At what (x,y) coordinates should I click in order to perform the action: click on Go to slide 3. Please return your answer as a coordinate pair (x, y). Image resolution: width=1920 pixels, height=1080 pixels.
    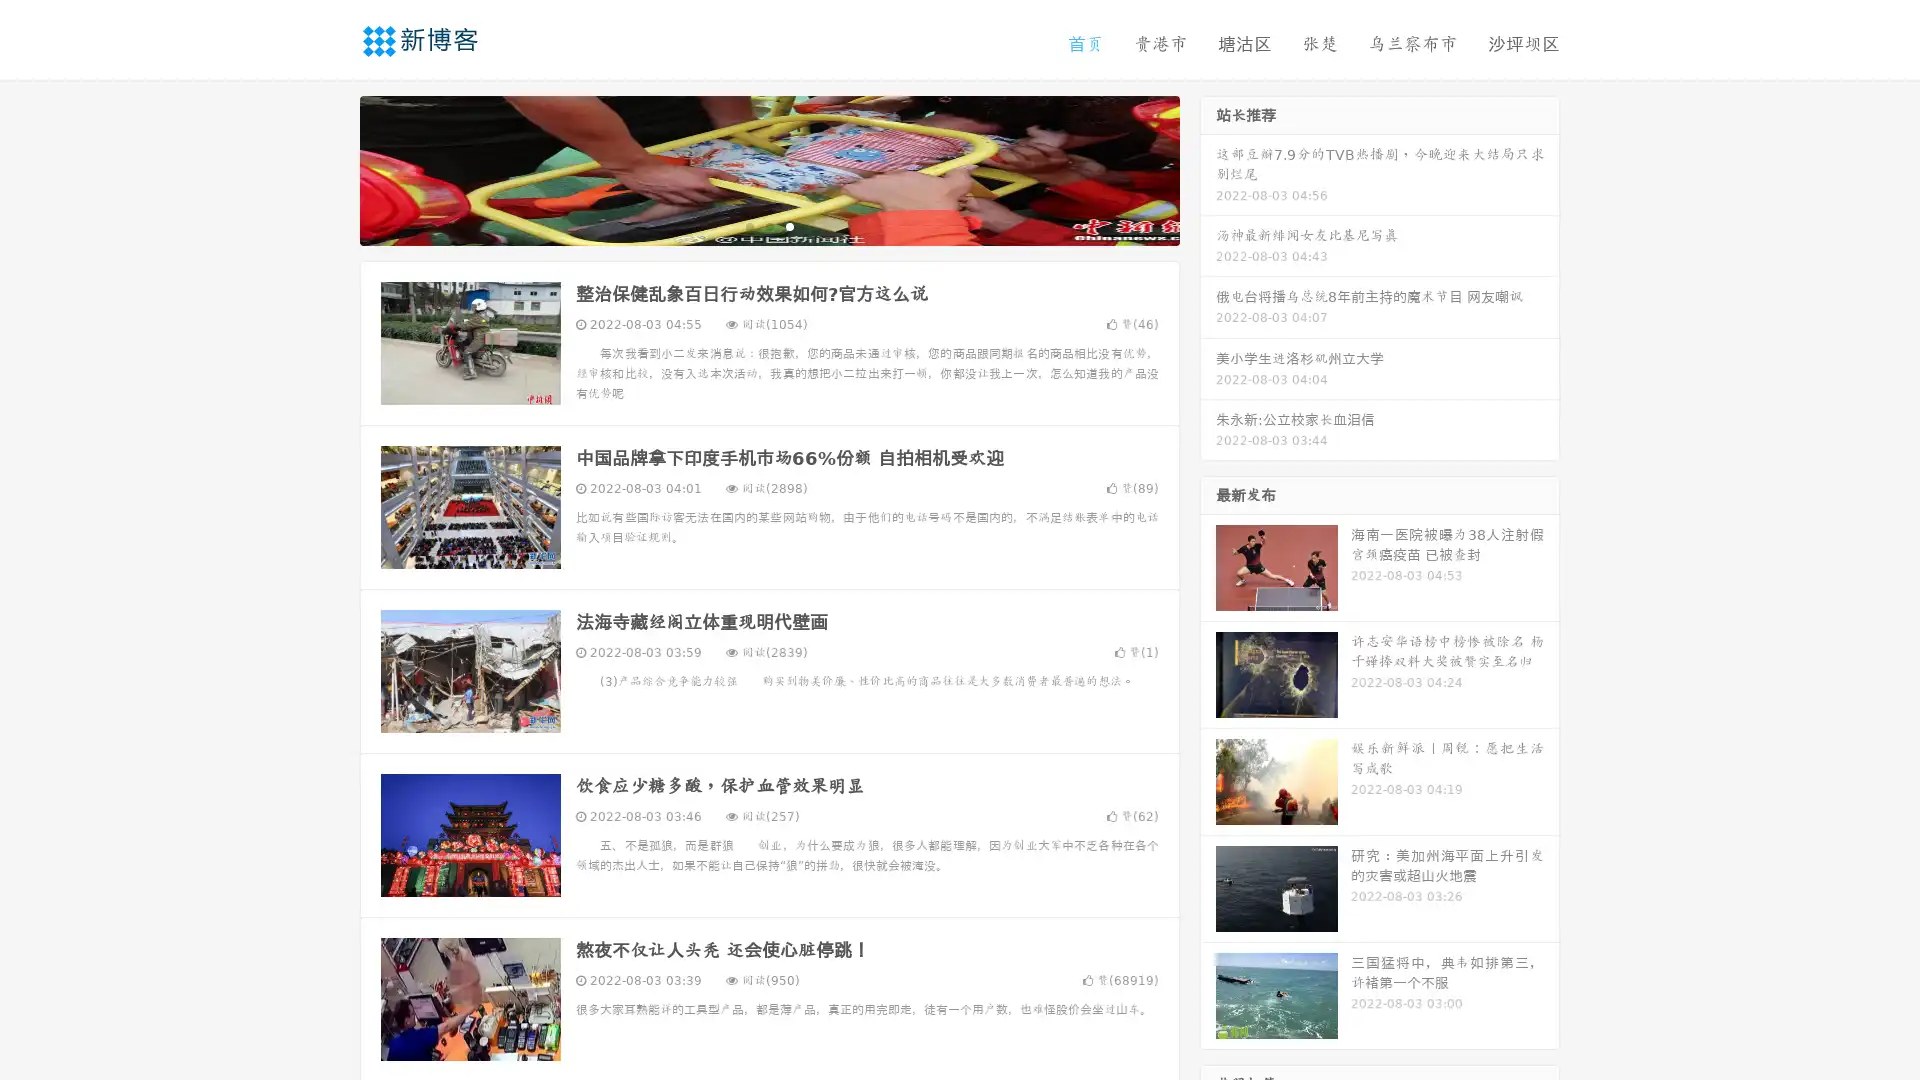
    Looking at the image, I should click on (789, 225).